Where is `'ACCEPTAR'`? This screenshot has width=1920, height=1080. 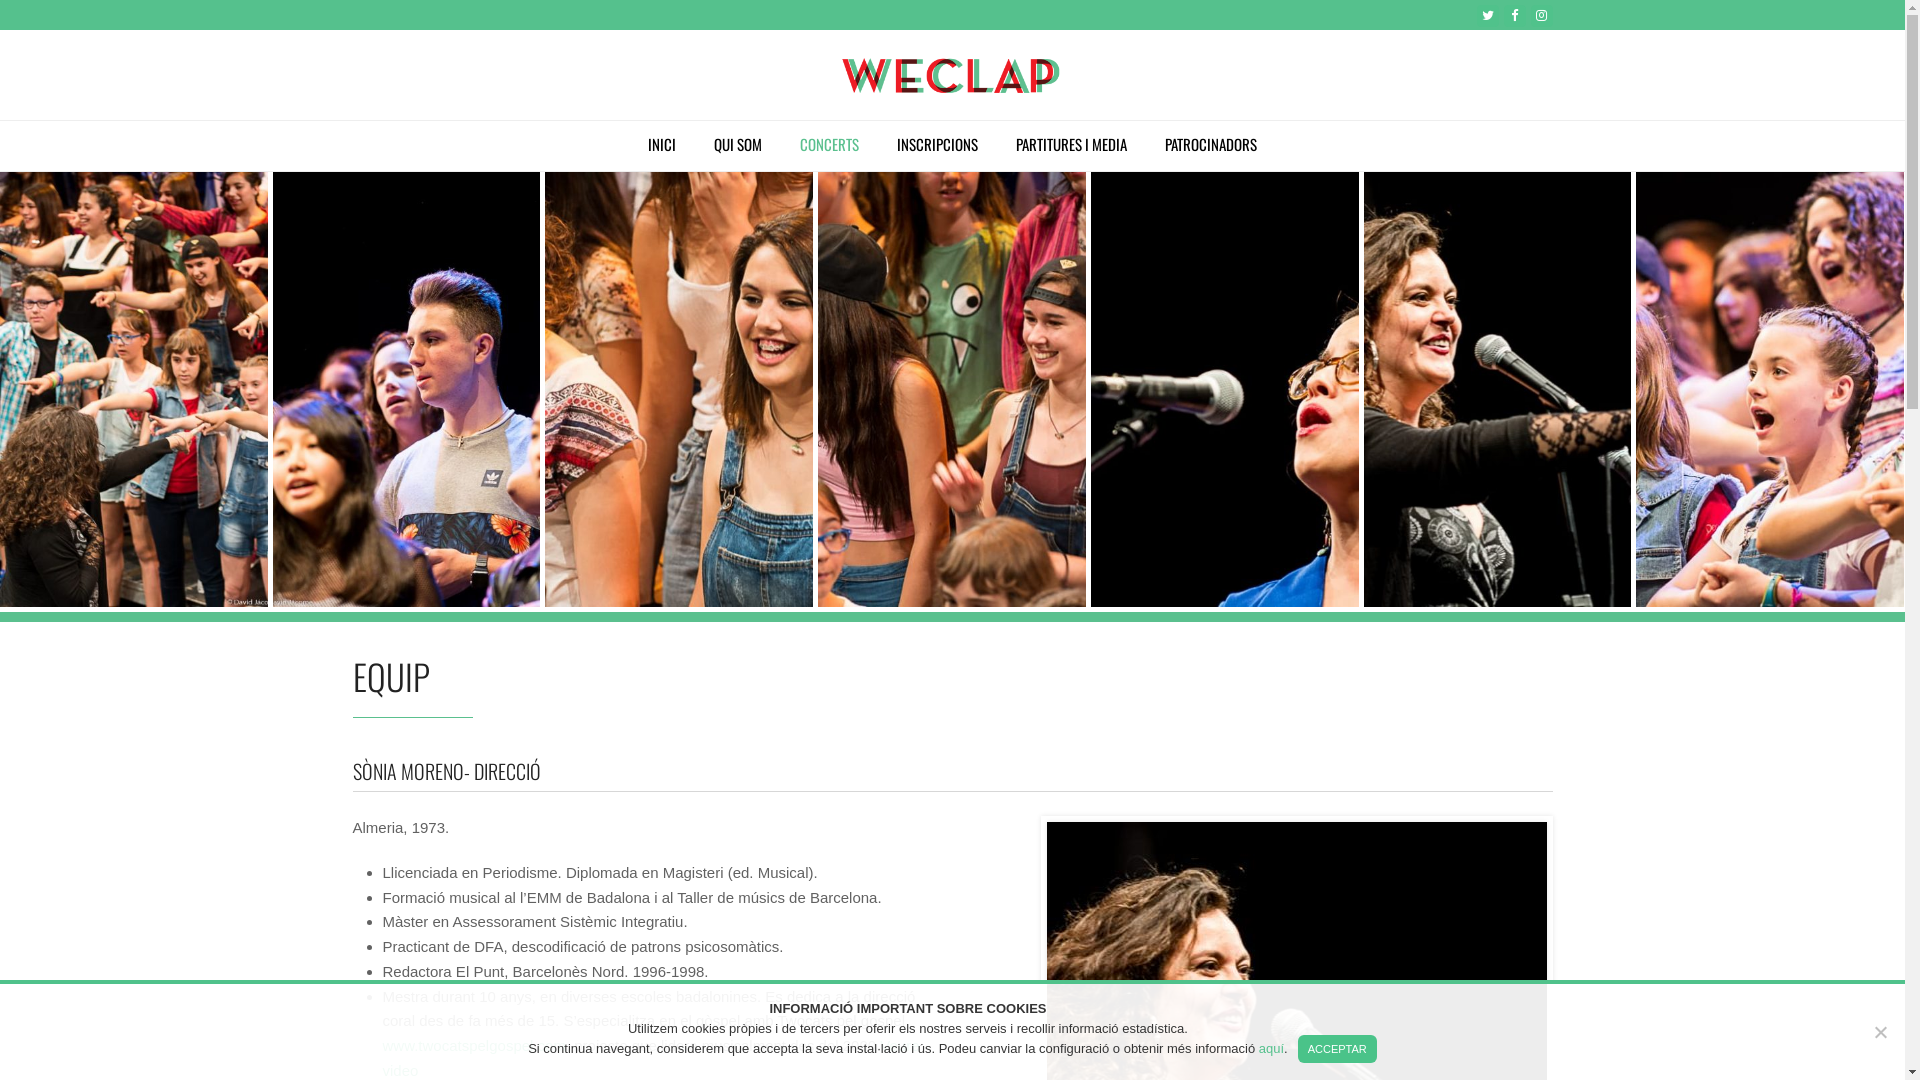 'ACCEPTAR' is located at coordinates (1337, 1048).